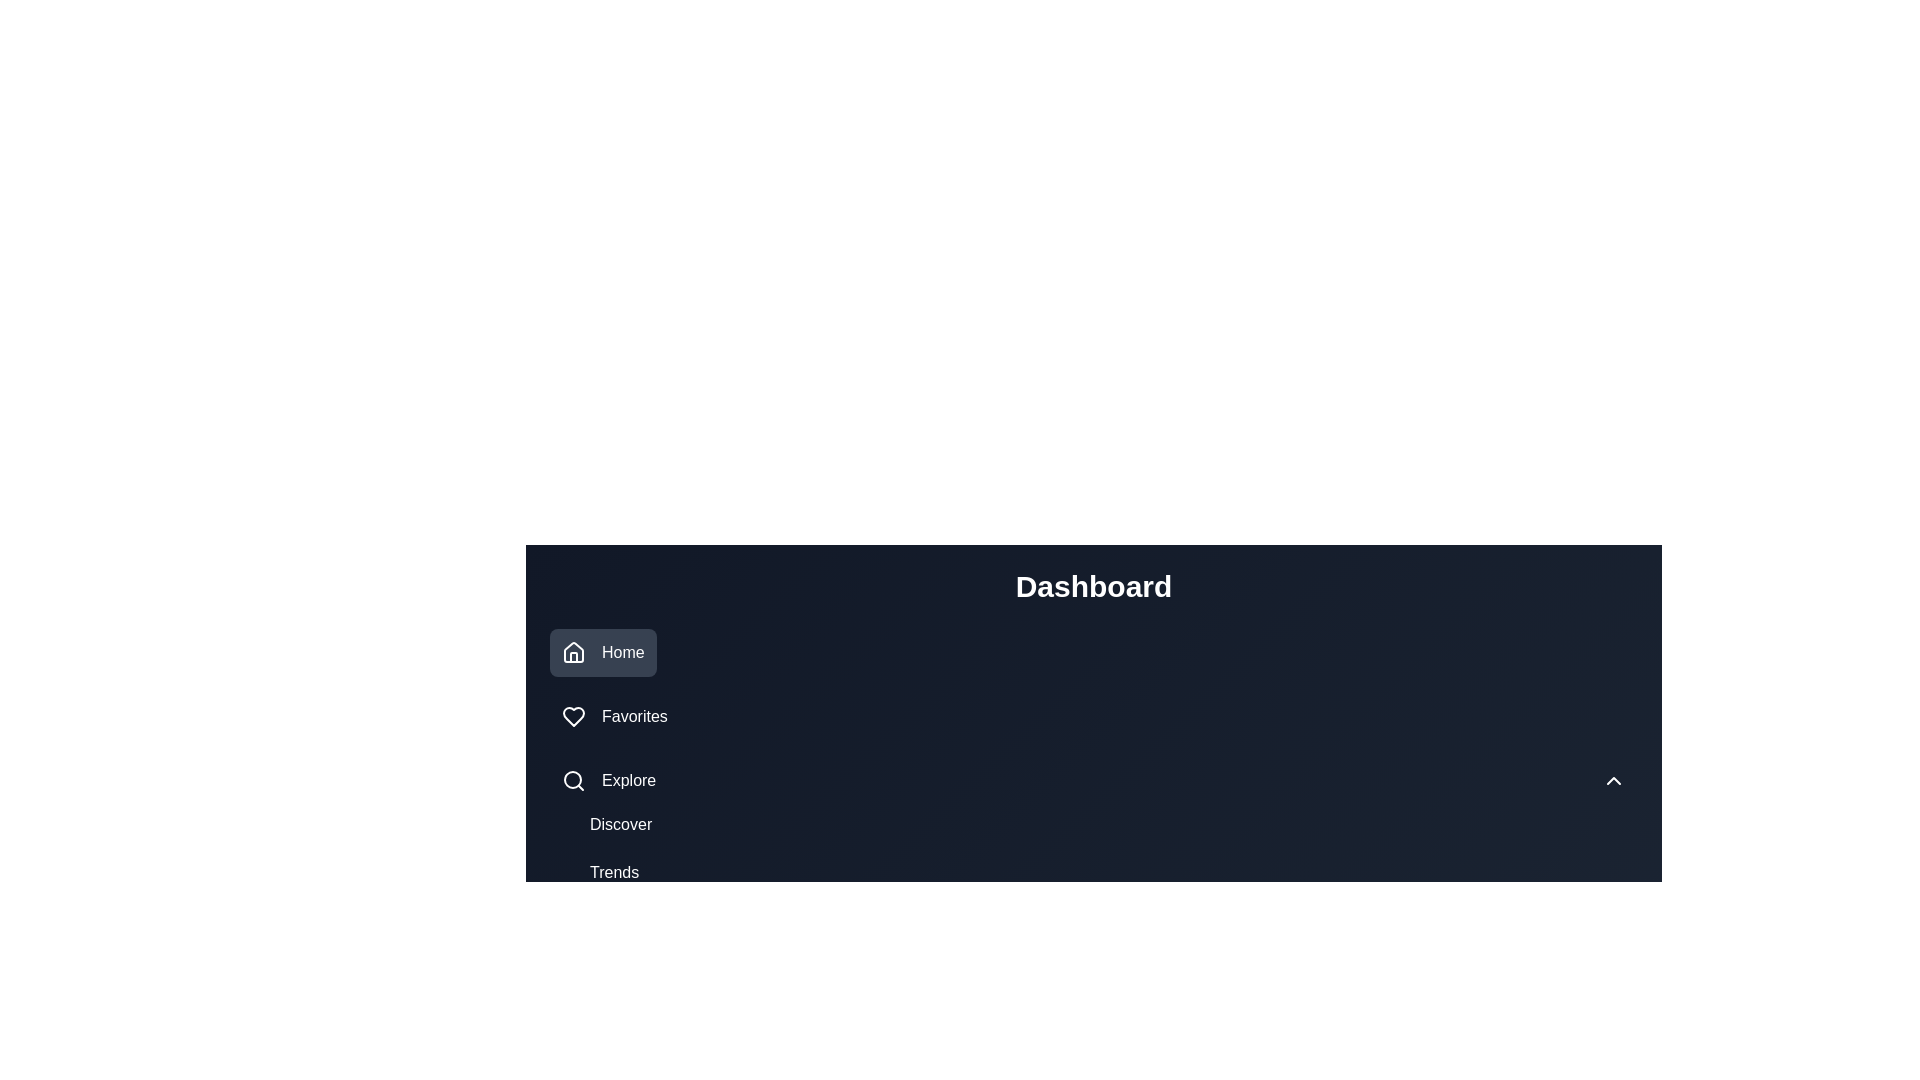 This screenshot has height=1080, width=1920. I want to click on the 'Home' menu item label in the left sidebar menu, which is the first item in the list and is associated with a house icon, so click(622, 652).